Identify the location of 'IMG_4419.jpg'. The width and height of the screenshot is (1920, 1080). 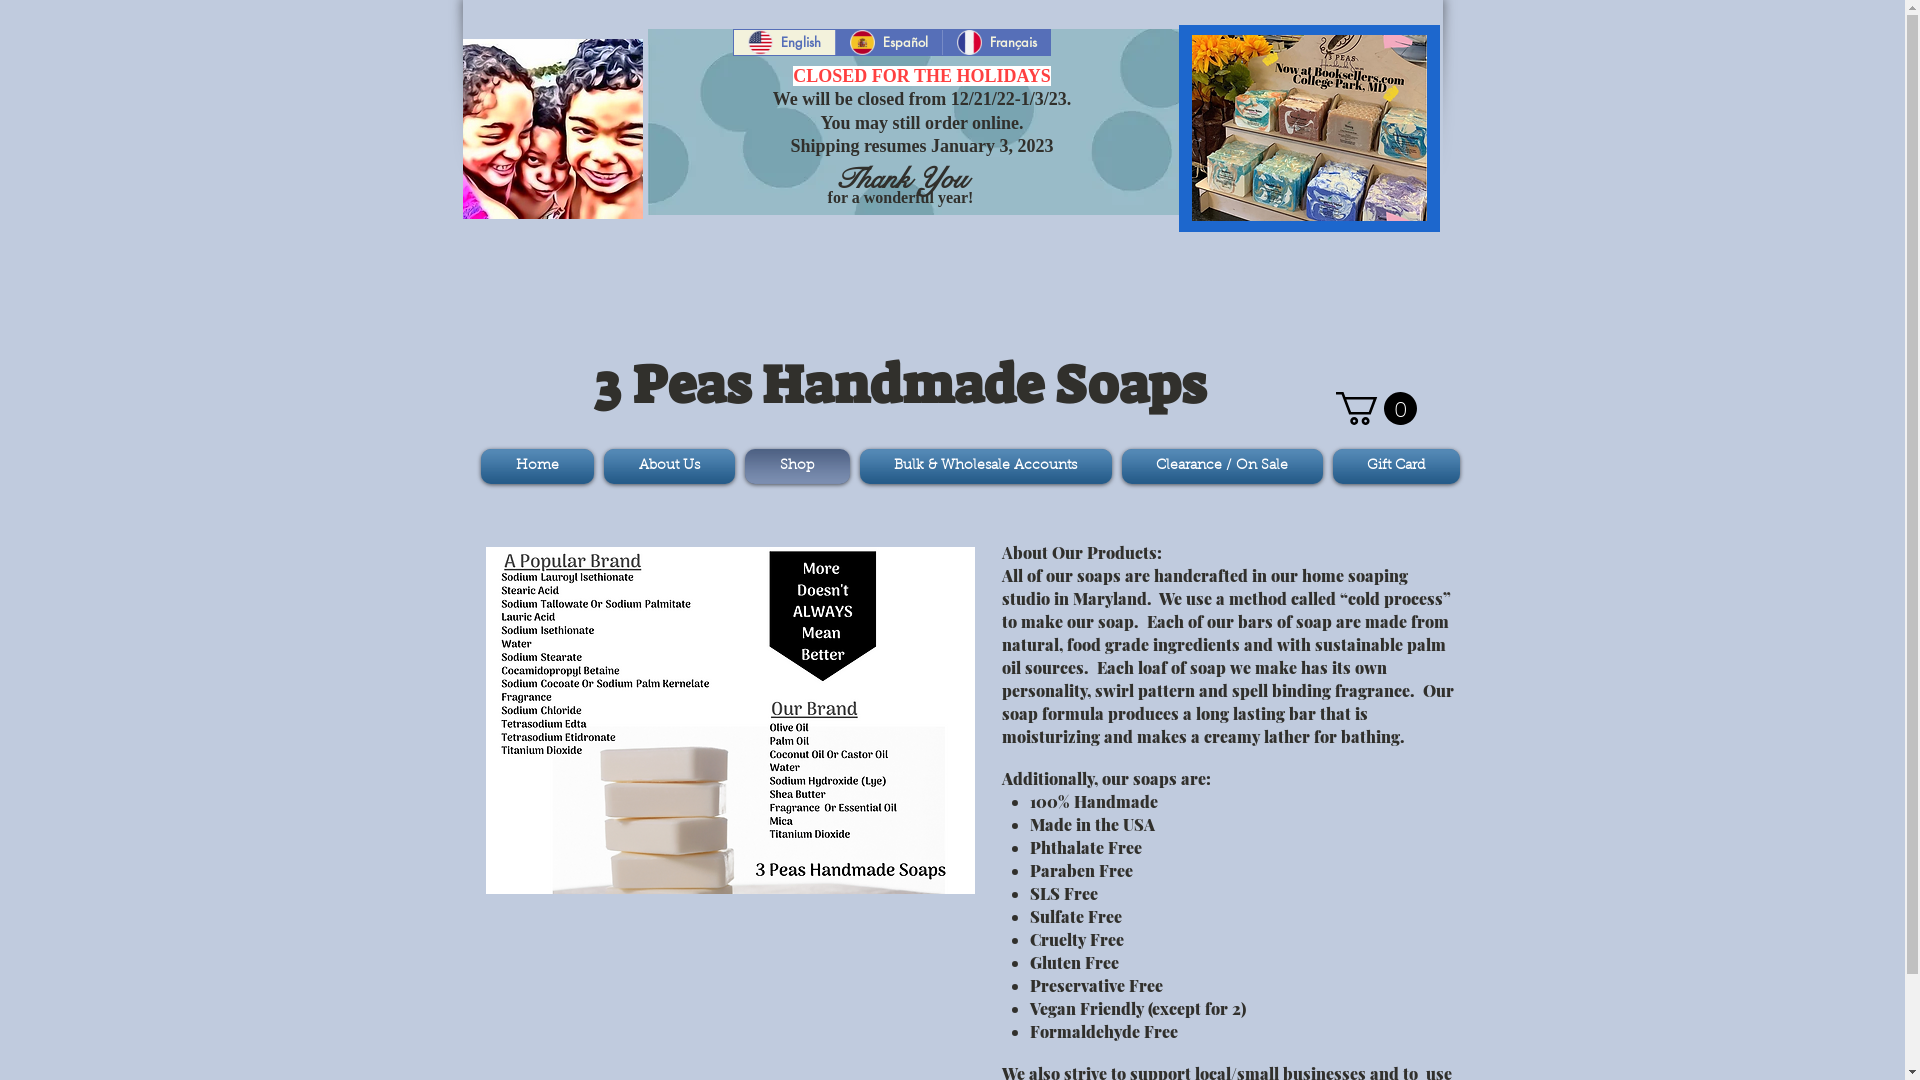
(1309, 127).